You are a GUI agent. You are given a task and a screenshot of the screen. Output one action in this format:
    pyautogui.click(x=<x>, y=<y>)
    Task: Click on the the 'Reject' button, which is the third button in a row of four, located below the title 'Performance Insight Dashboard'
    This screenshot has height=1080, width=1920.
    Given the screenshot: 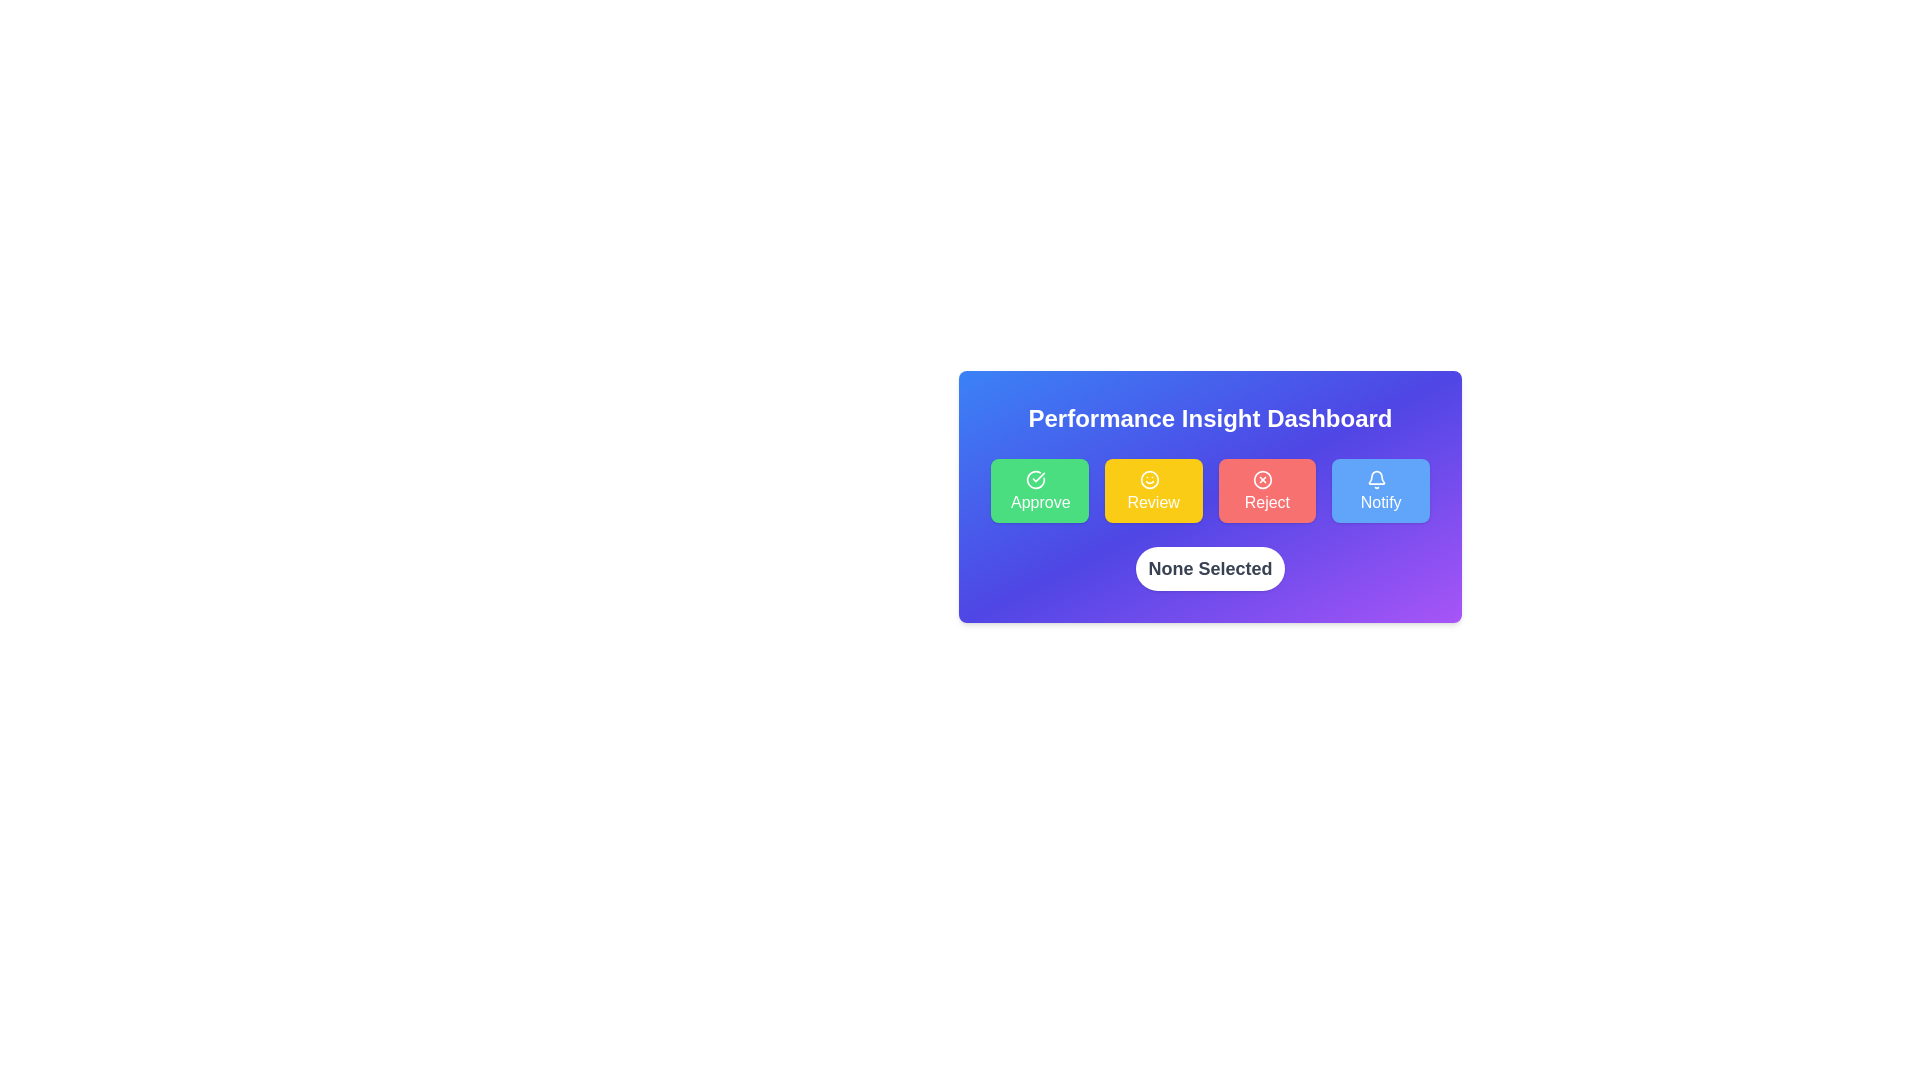 What is the action you would take?
    pyautogui.click(x=1209, y=496)
    